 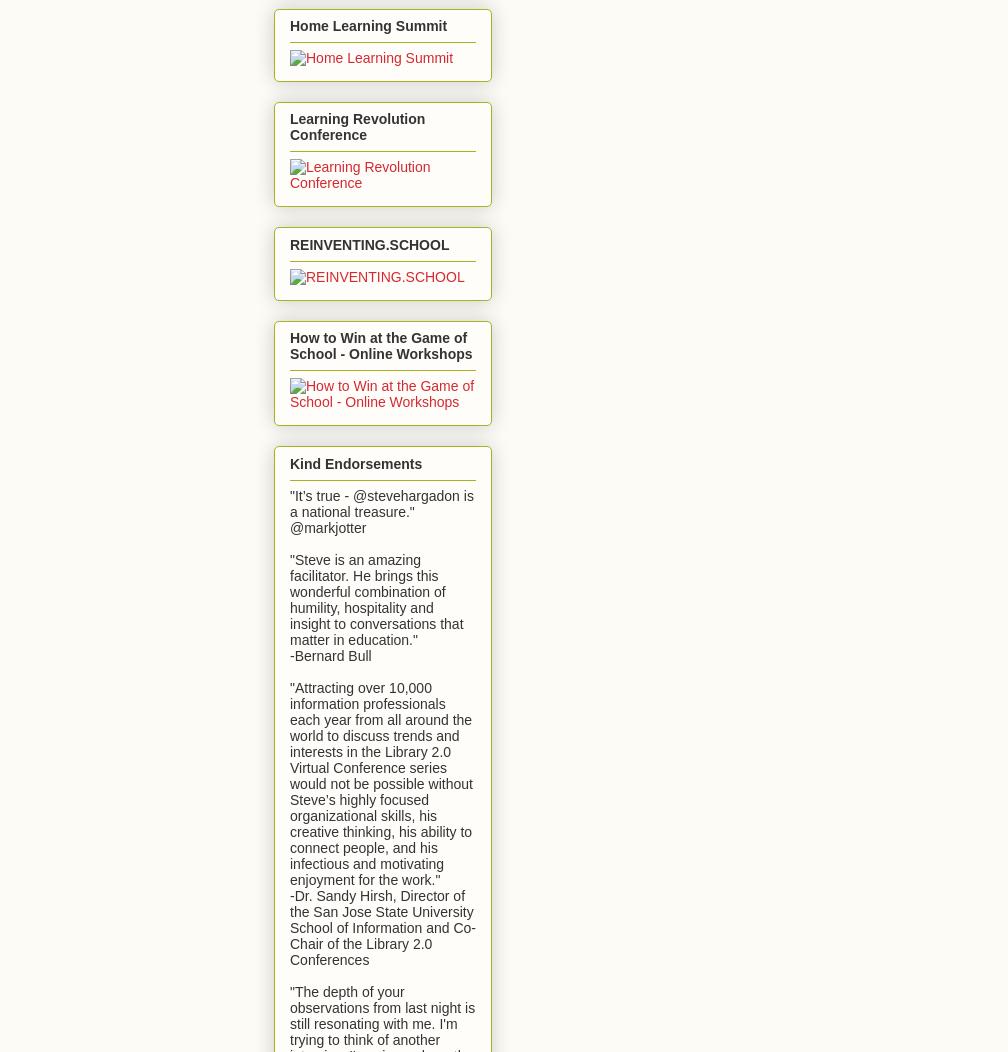 What do you see at coordinates (376, 598) in the screenshot?
I see `'"Steve is an amazing facilitator. He brings this wonderful combination of humility, hospitality and insight to conversations that matter in education."'` at bounding box center [376, 598].